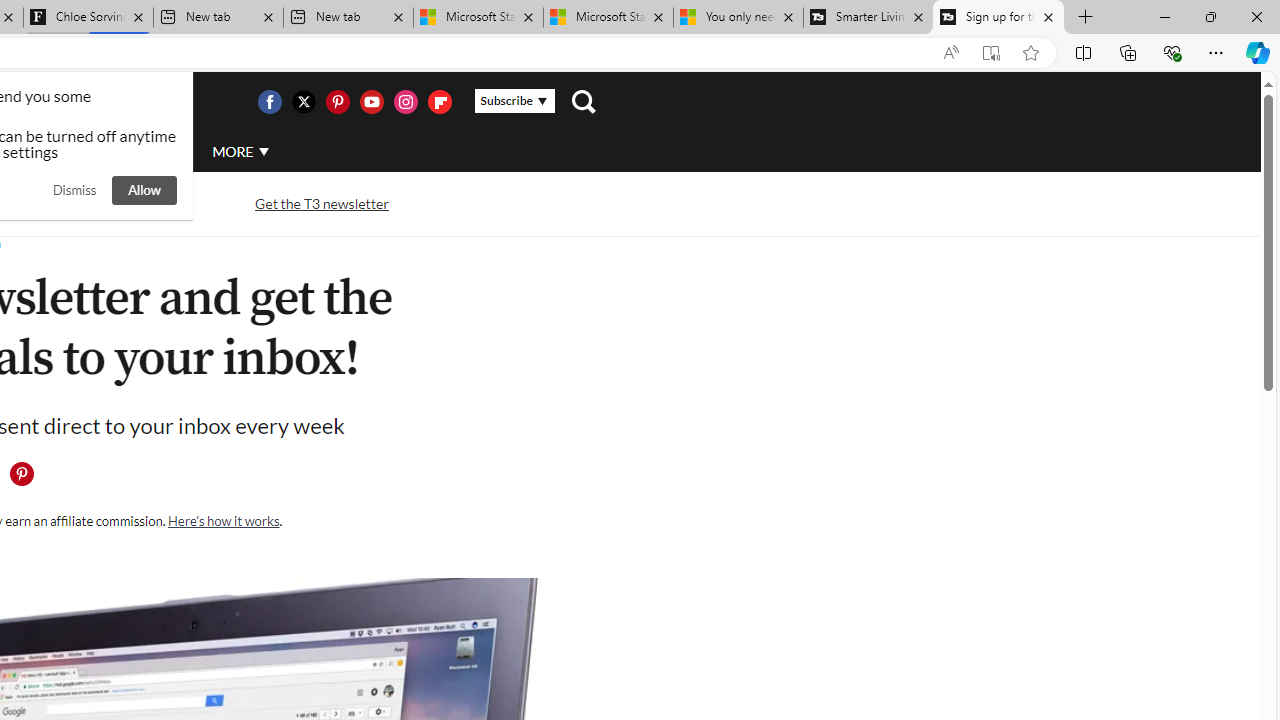 The image size is (1280, 720). What do you see at coordinates (868, 17) in the screenshot?
I see `'Smarter Living | T3'` at bounding box center [868, 17].